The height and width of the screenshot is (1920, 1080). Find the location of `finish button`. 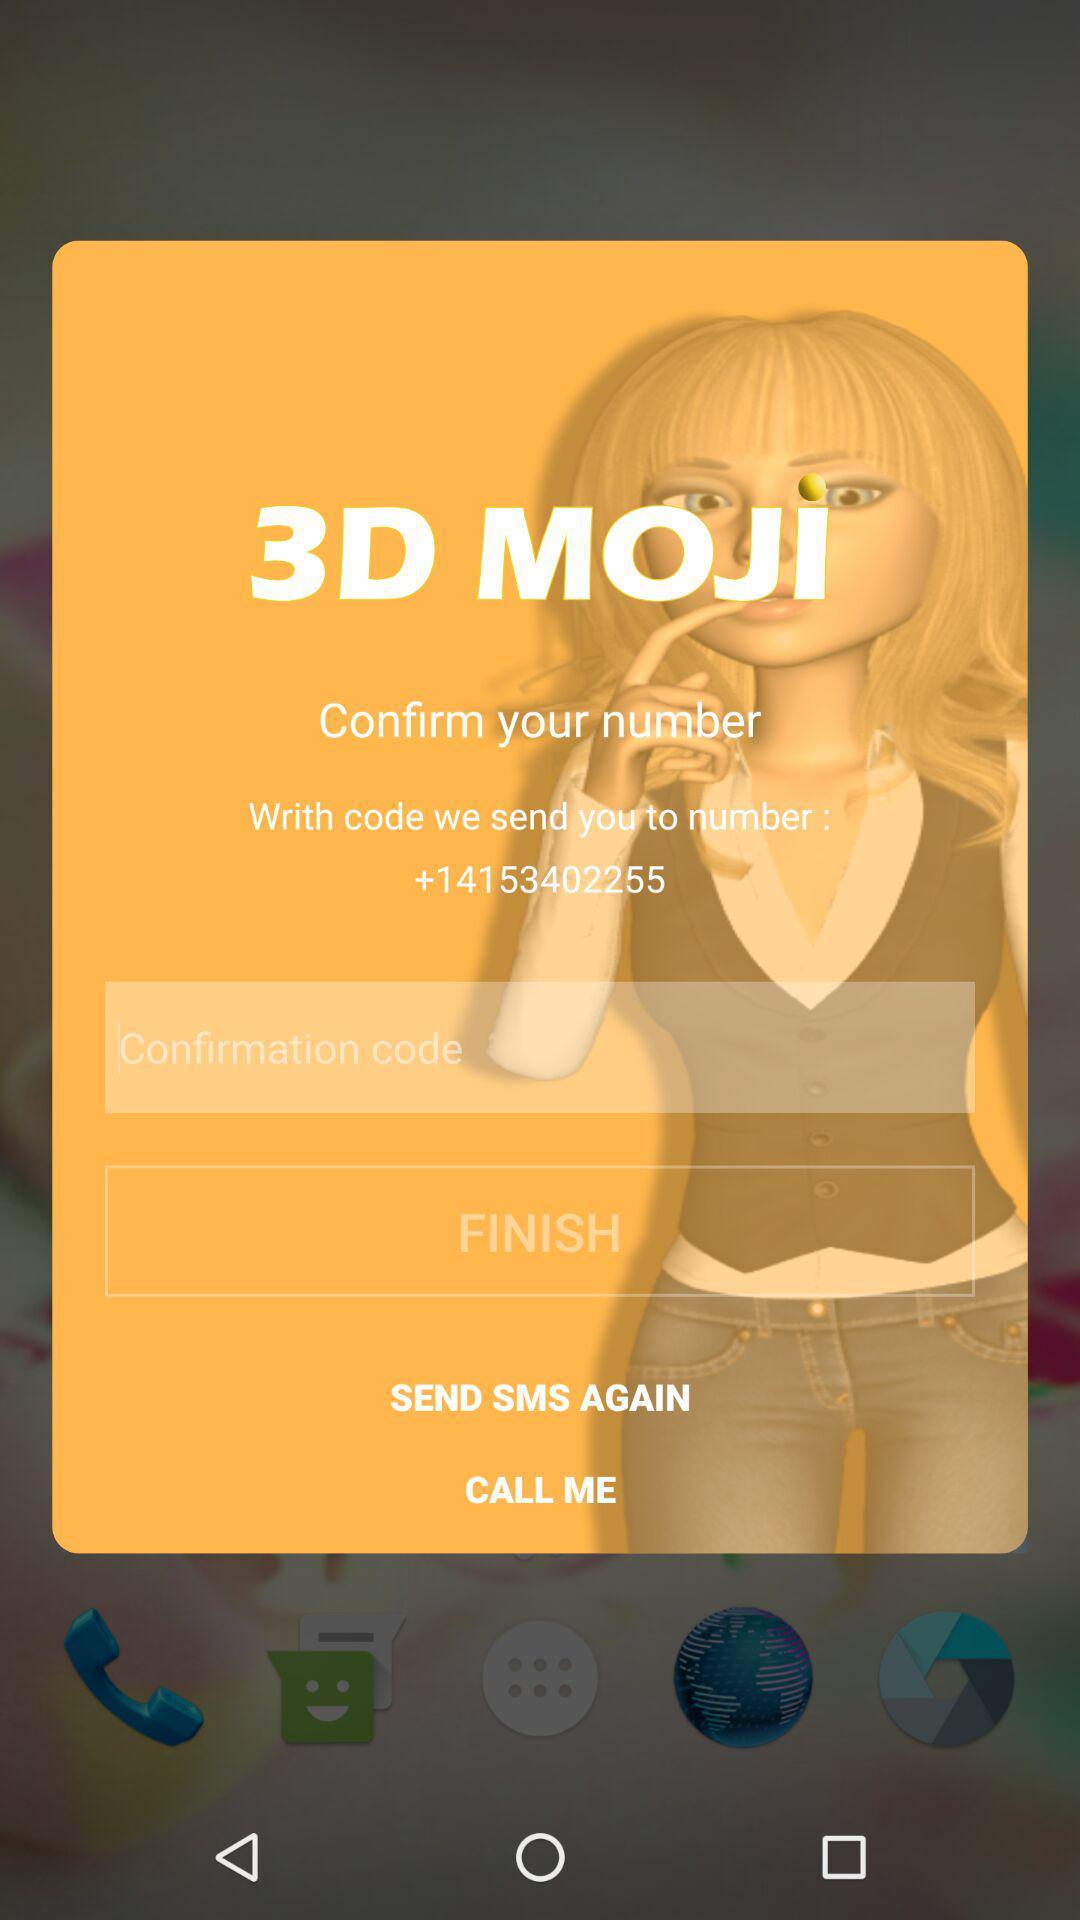

finish button is located at coordinates (540, 1230).